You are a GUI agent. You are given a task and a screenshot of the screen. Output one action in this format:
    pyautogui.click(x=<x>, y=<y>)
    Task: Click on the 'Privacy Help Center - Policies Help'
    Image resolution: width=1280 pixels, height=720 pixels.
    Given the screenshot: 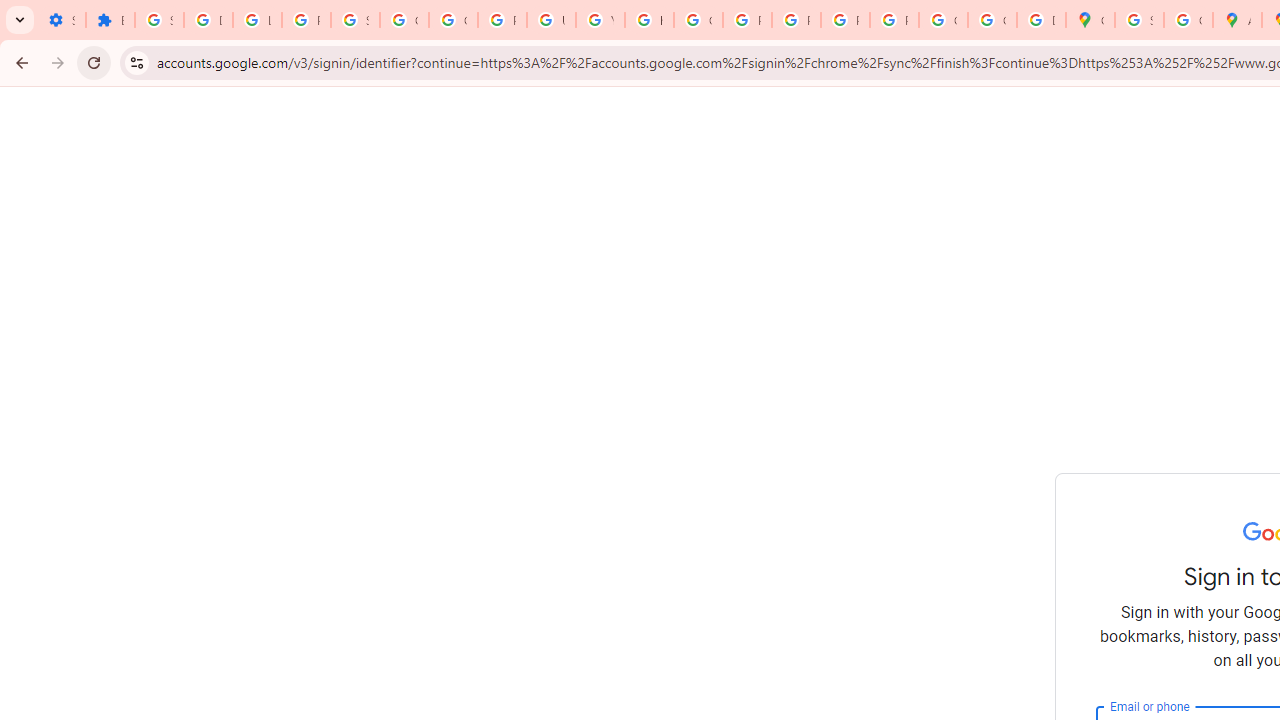 What is the action you would take?
    pyautogui.click(x=746, y=20)
    